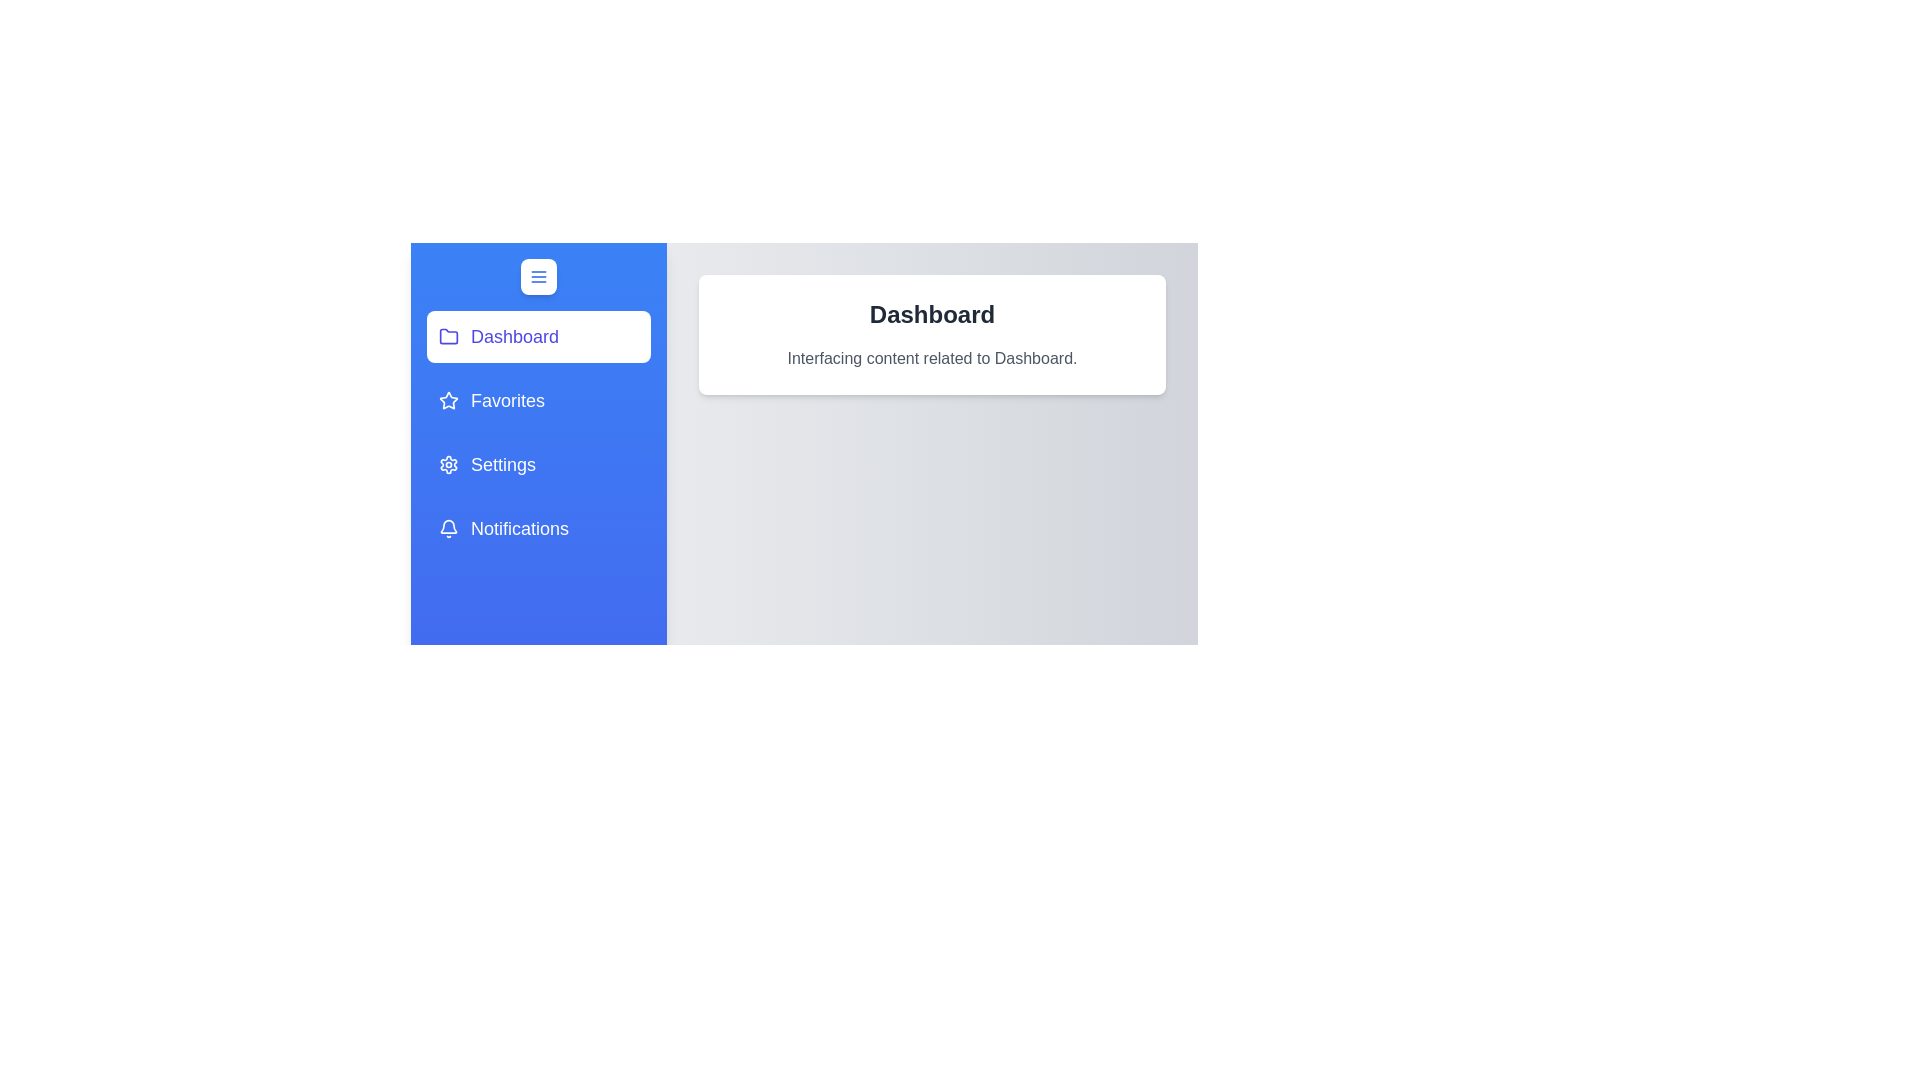 The image size is (1920, 1080). What do you see at coordinates (538, 401) in the screenshot?
I see `the menu item Favorites from the drawer` at bounding box center [538, 401].